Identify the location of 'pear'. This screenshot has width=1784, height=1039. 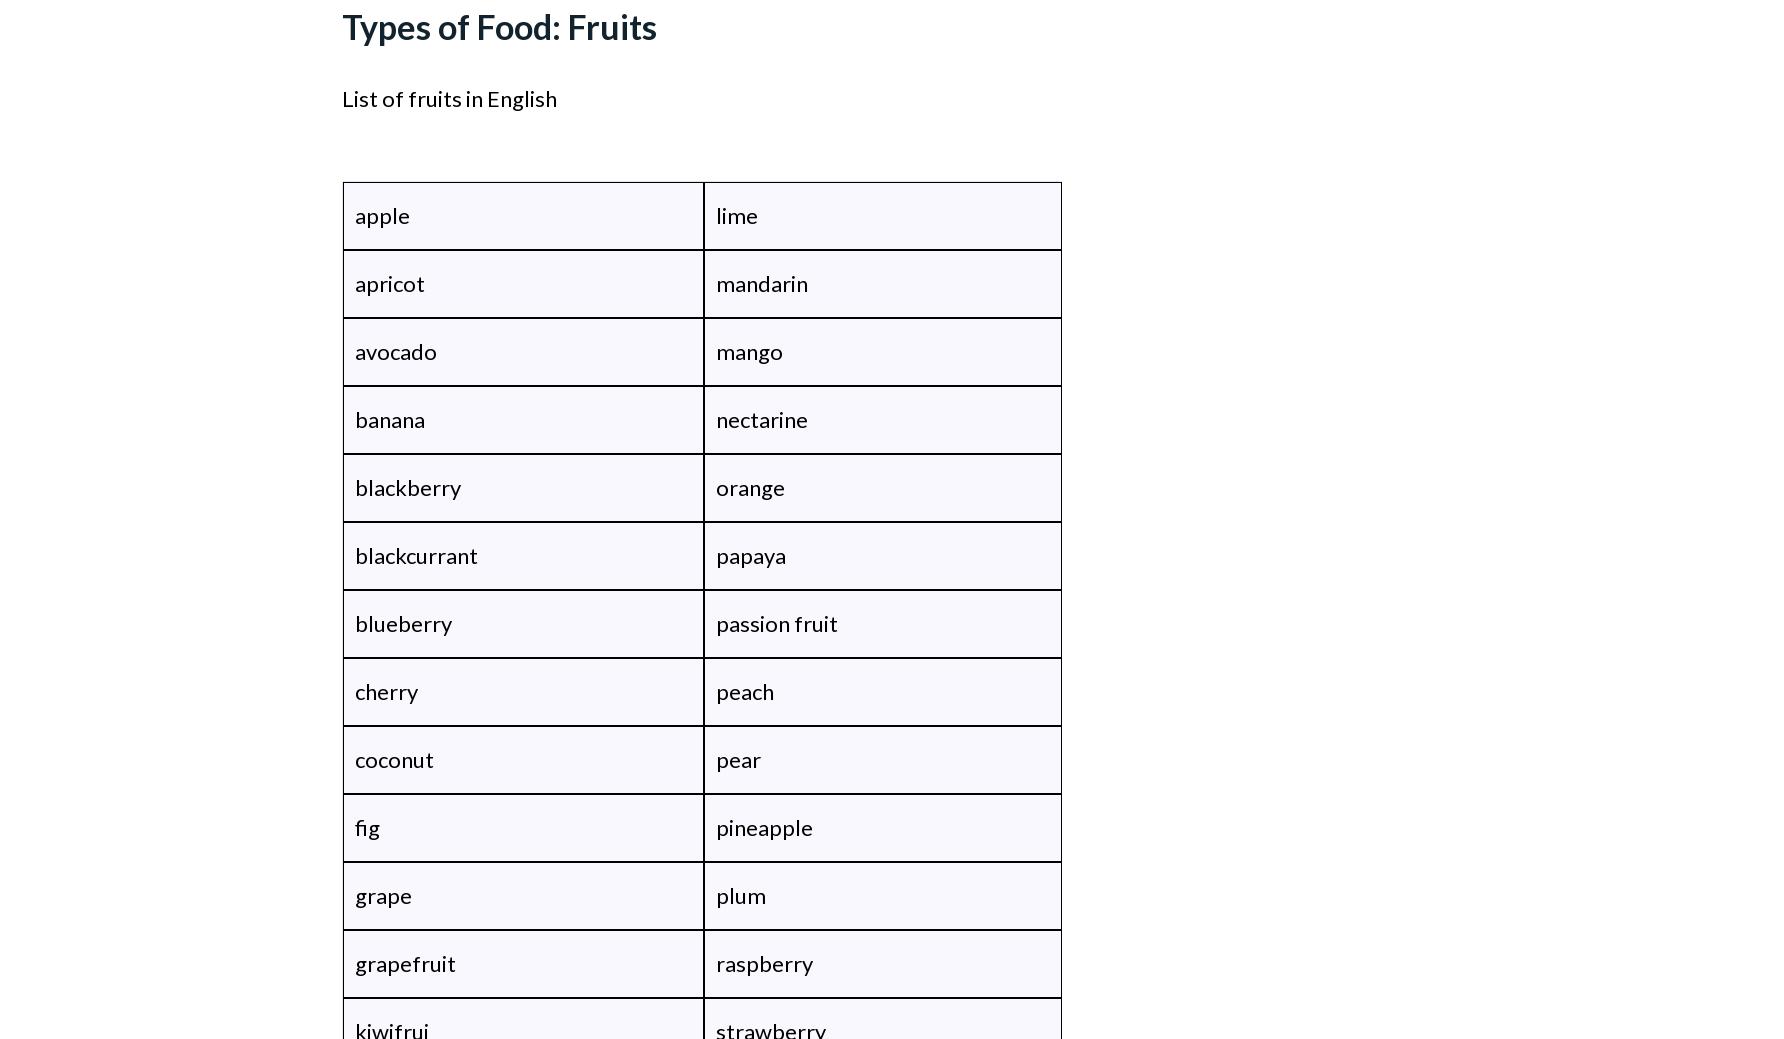
(737, 758).